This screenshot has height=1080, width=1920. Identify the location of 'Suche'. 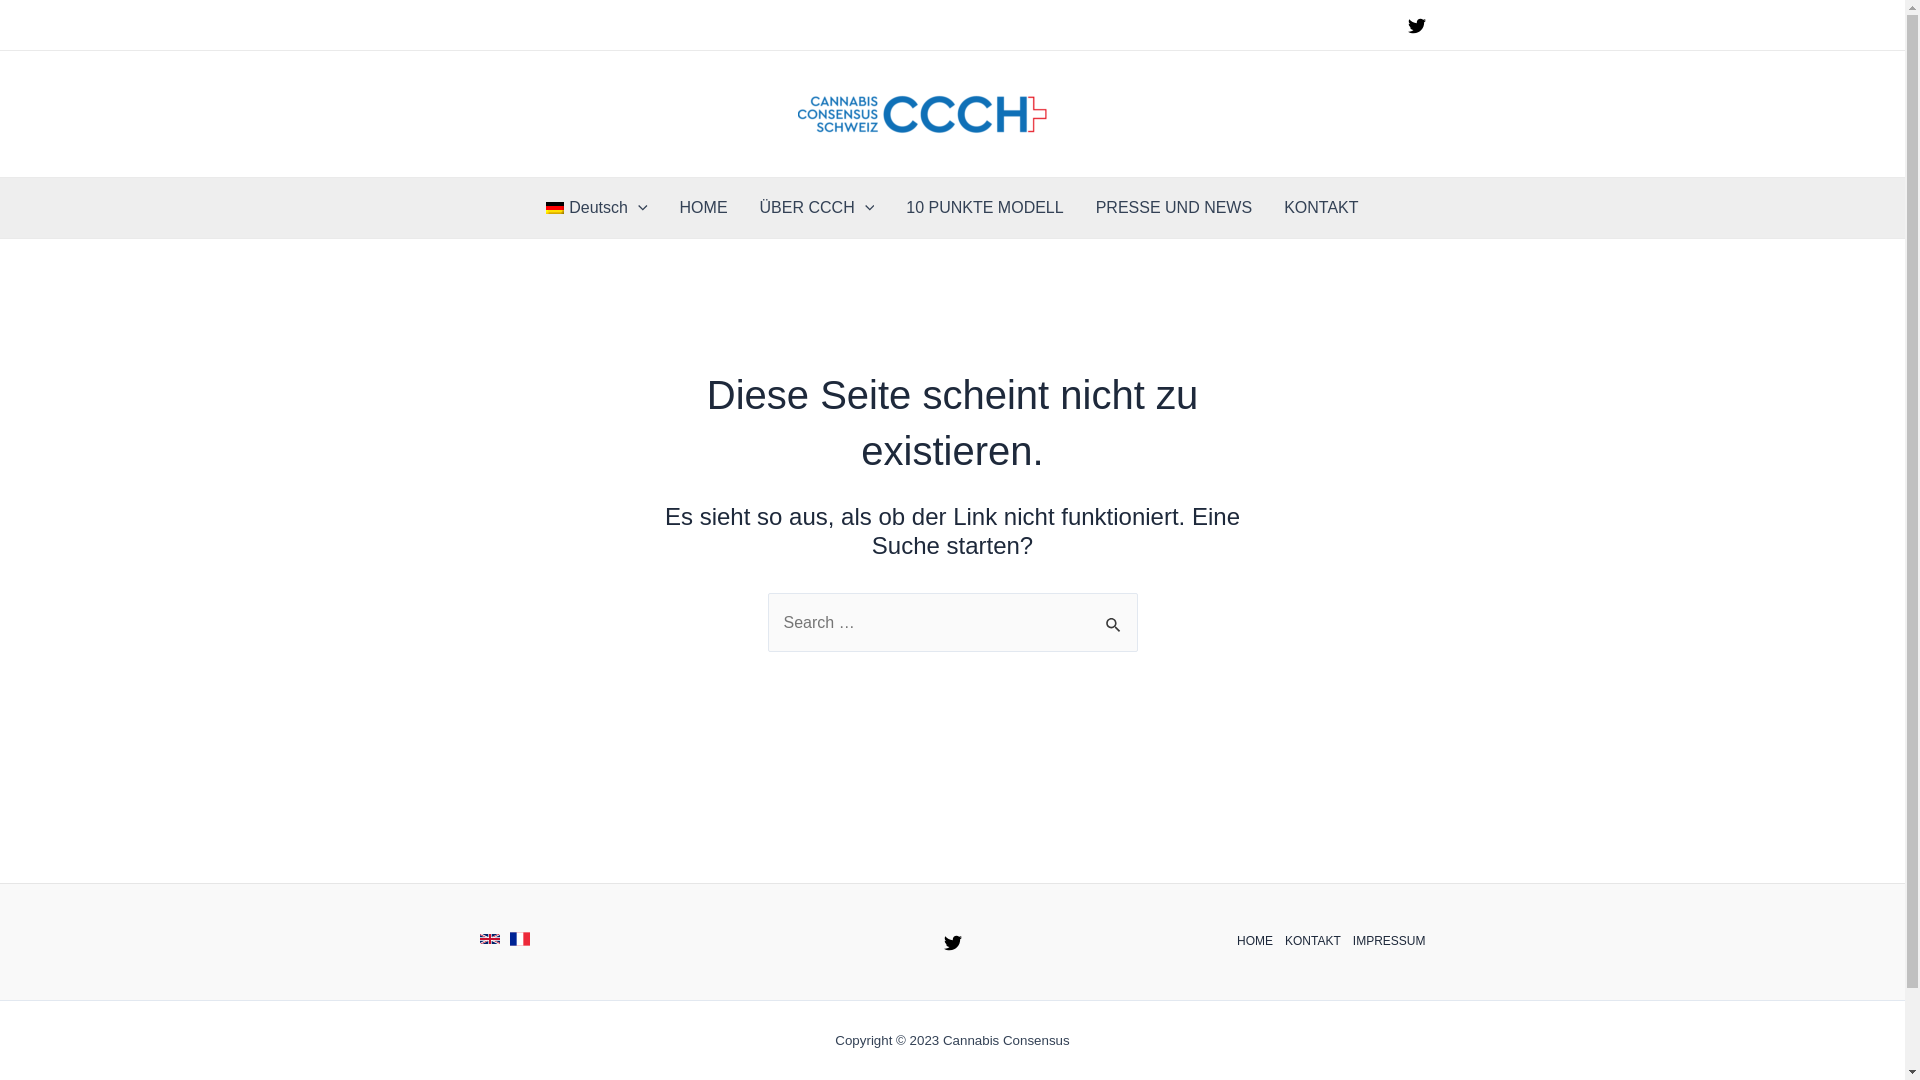
(1090, 612).